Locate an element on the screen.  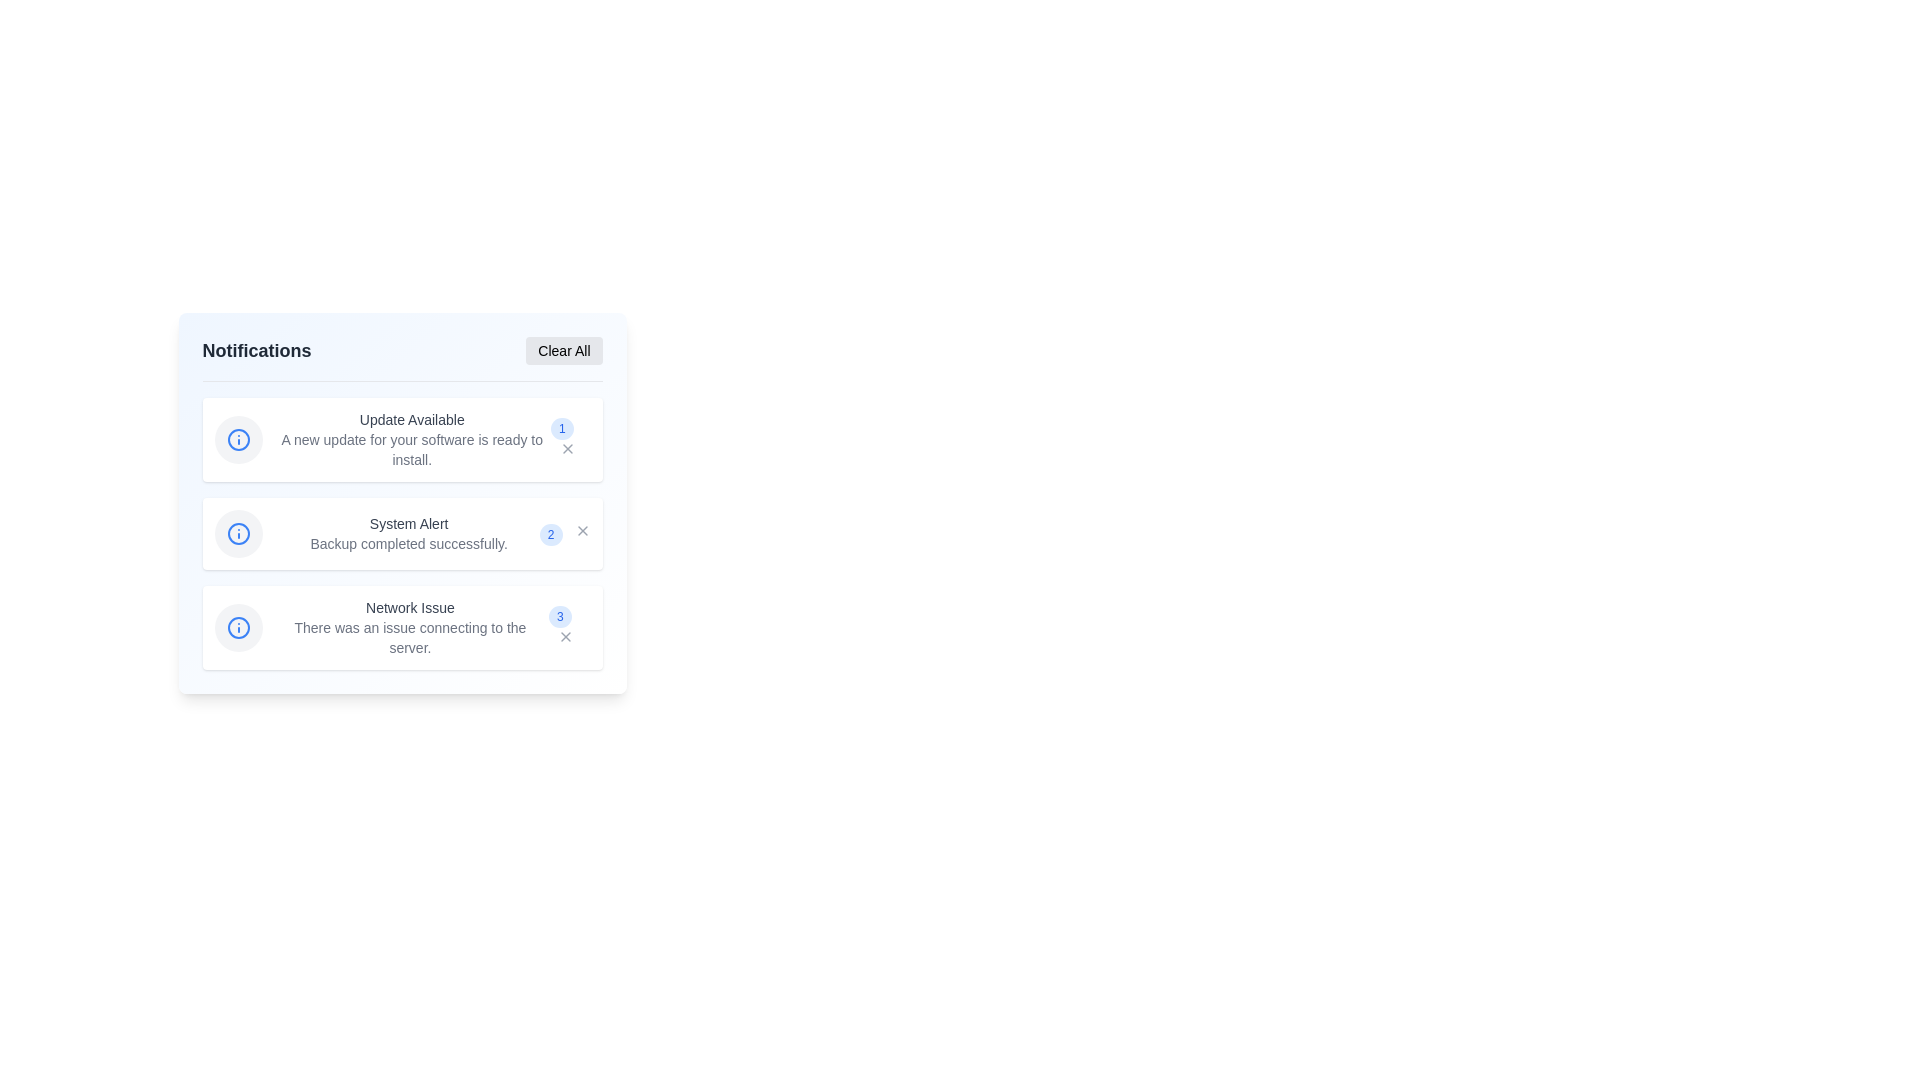
the 'Network Issue' icon, which visually represents an information status related to the notification about a connection issue, located to the left of the corresponding text in the notification list is located at coordinates (238, 627).